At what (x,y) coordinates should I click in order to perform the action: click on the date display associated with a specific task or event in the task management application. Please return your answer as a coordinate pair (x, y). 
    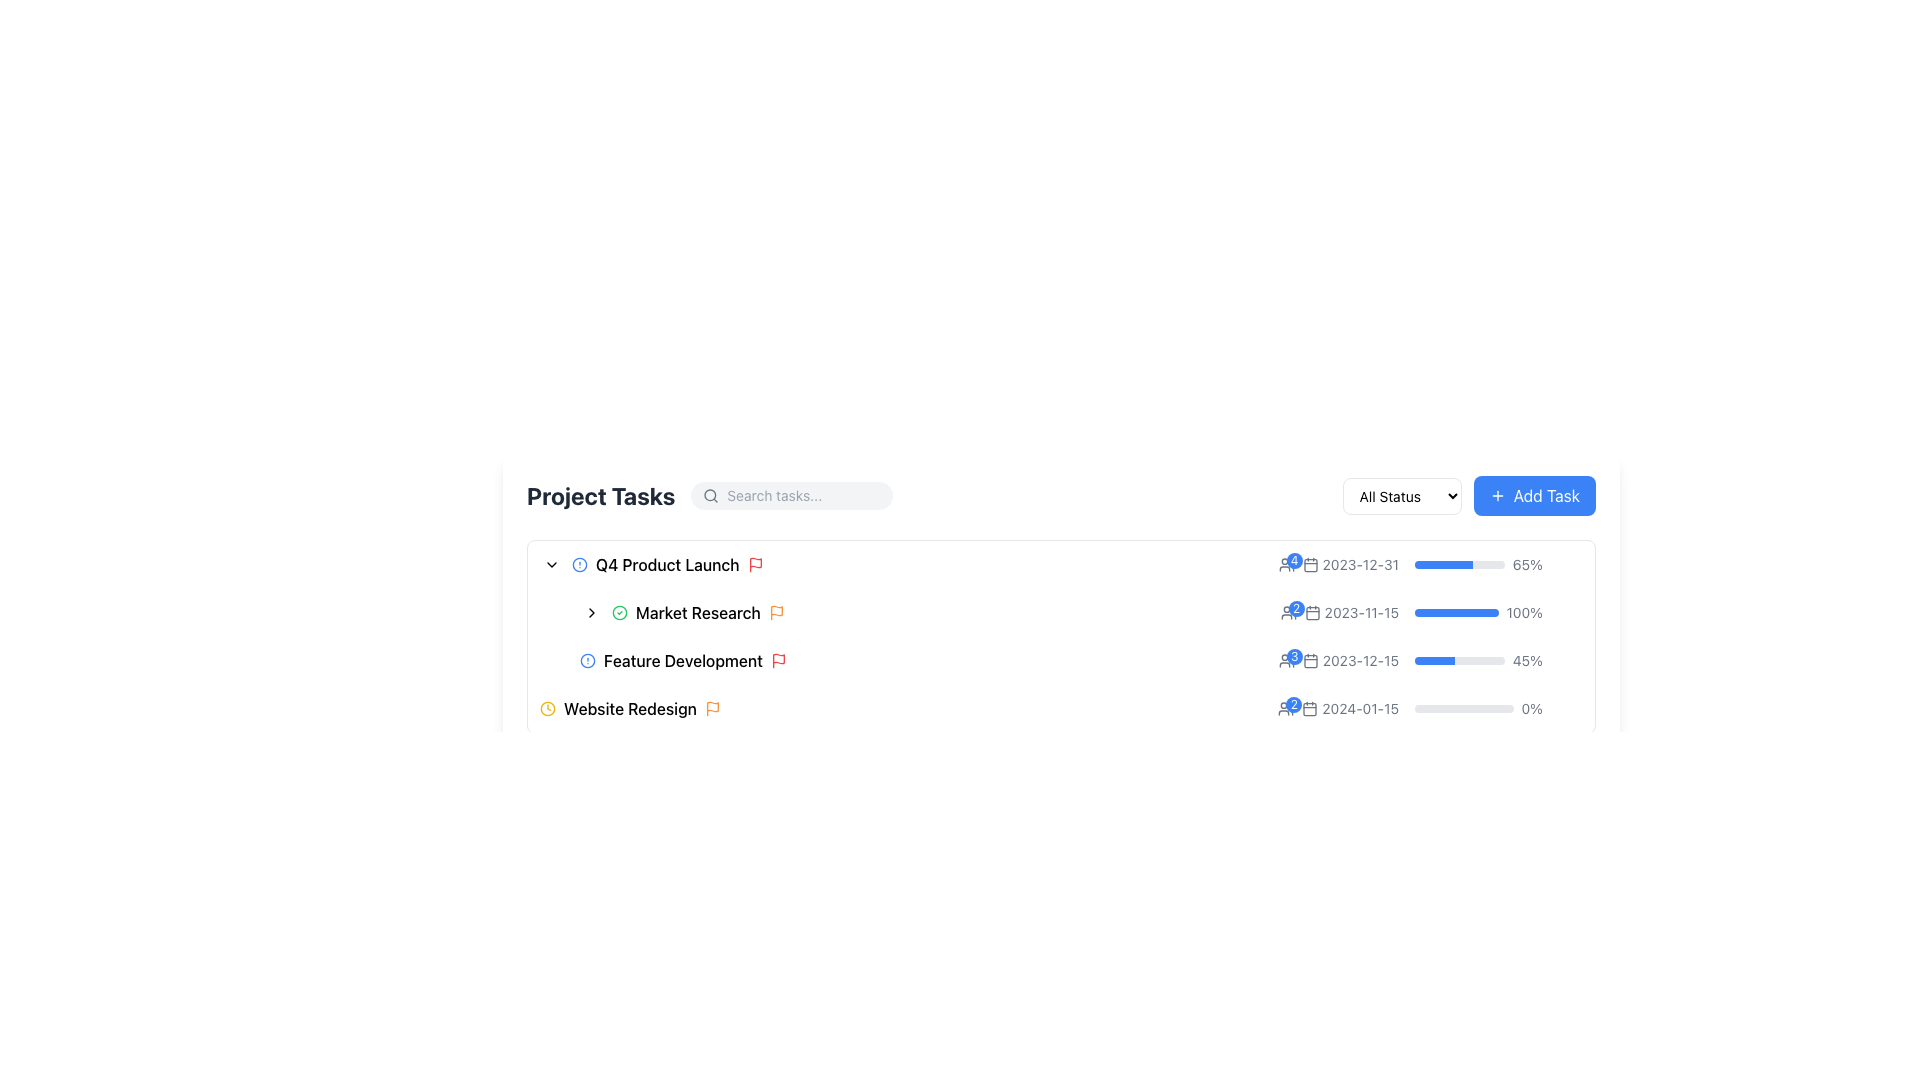
    Looking at the image, I should click on (1338, 660).